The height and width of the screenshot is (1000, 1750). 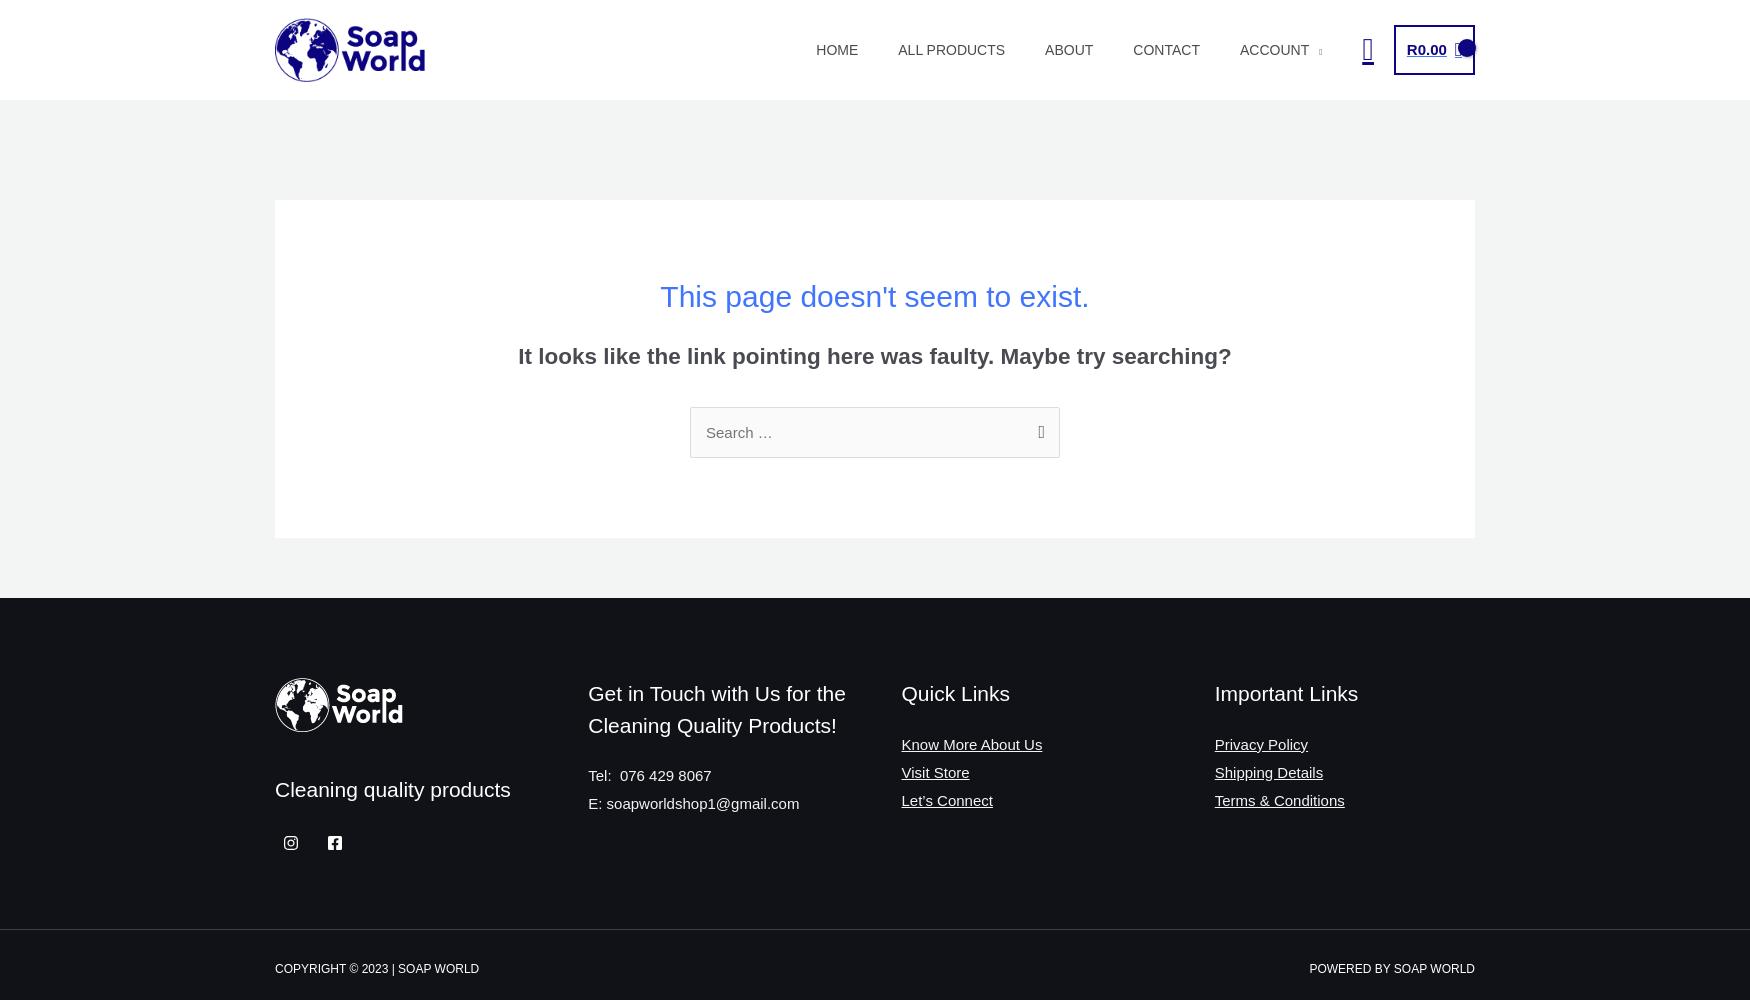 What do you see at coordinates (1278, 799) in the screenshot?
I see `'Terms & Conditions'` at bounding box center [1278, 799].